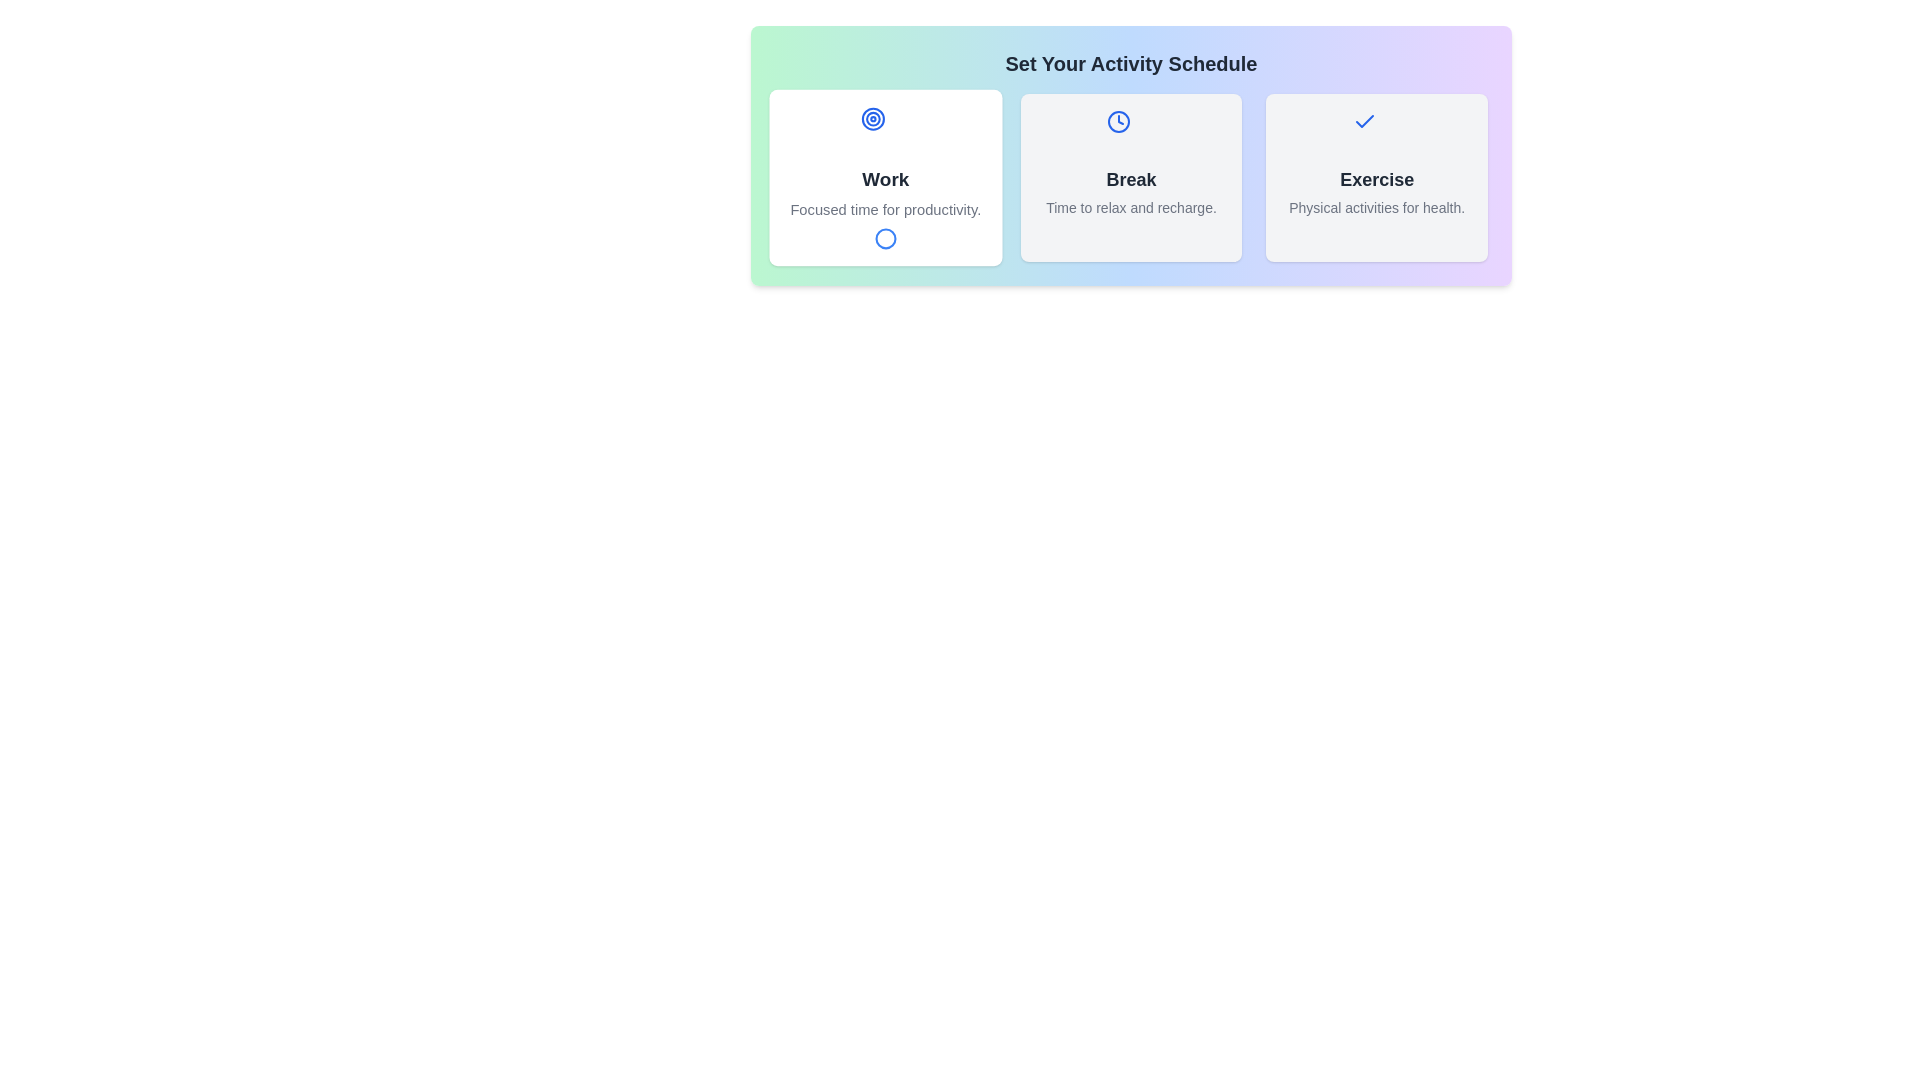 This screenshot has width=1920, height=1080. Describe the element at coordinates (884, 237) in the screenshot. I see `the decorative indicator circle located at the bottom of the 'Work' activity card, beneath the text 'Focused time for productivity.'` at that location.